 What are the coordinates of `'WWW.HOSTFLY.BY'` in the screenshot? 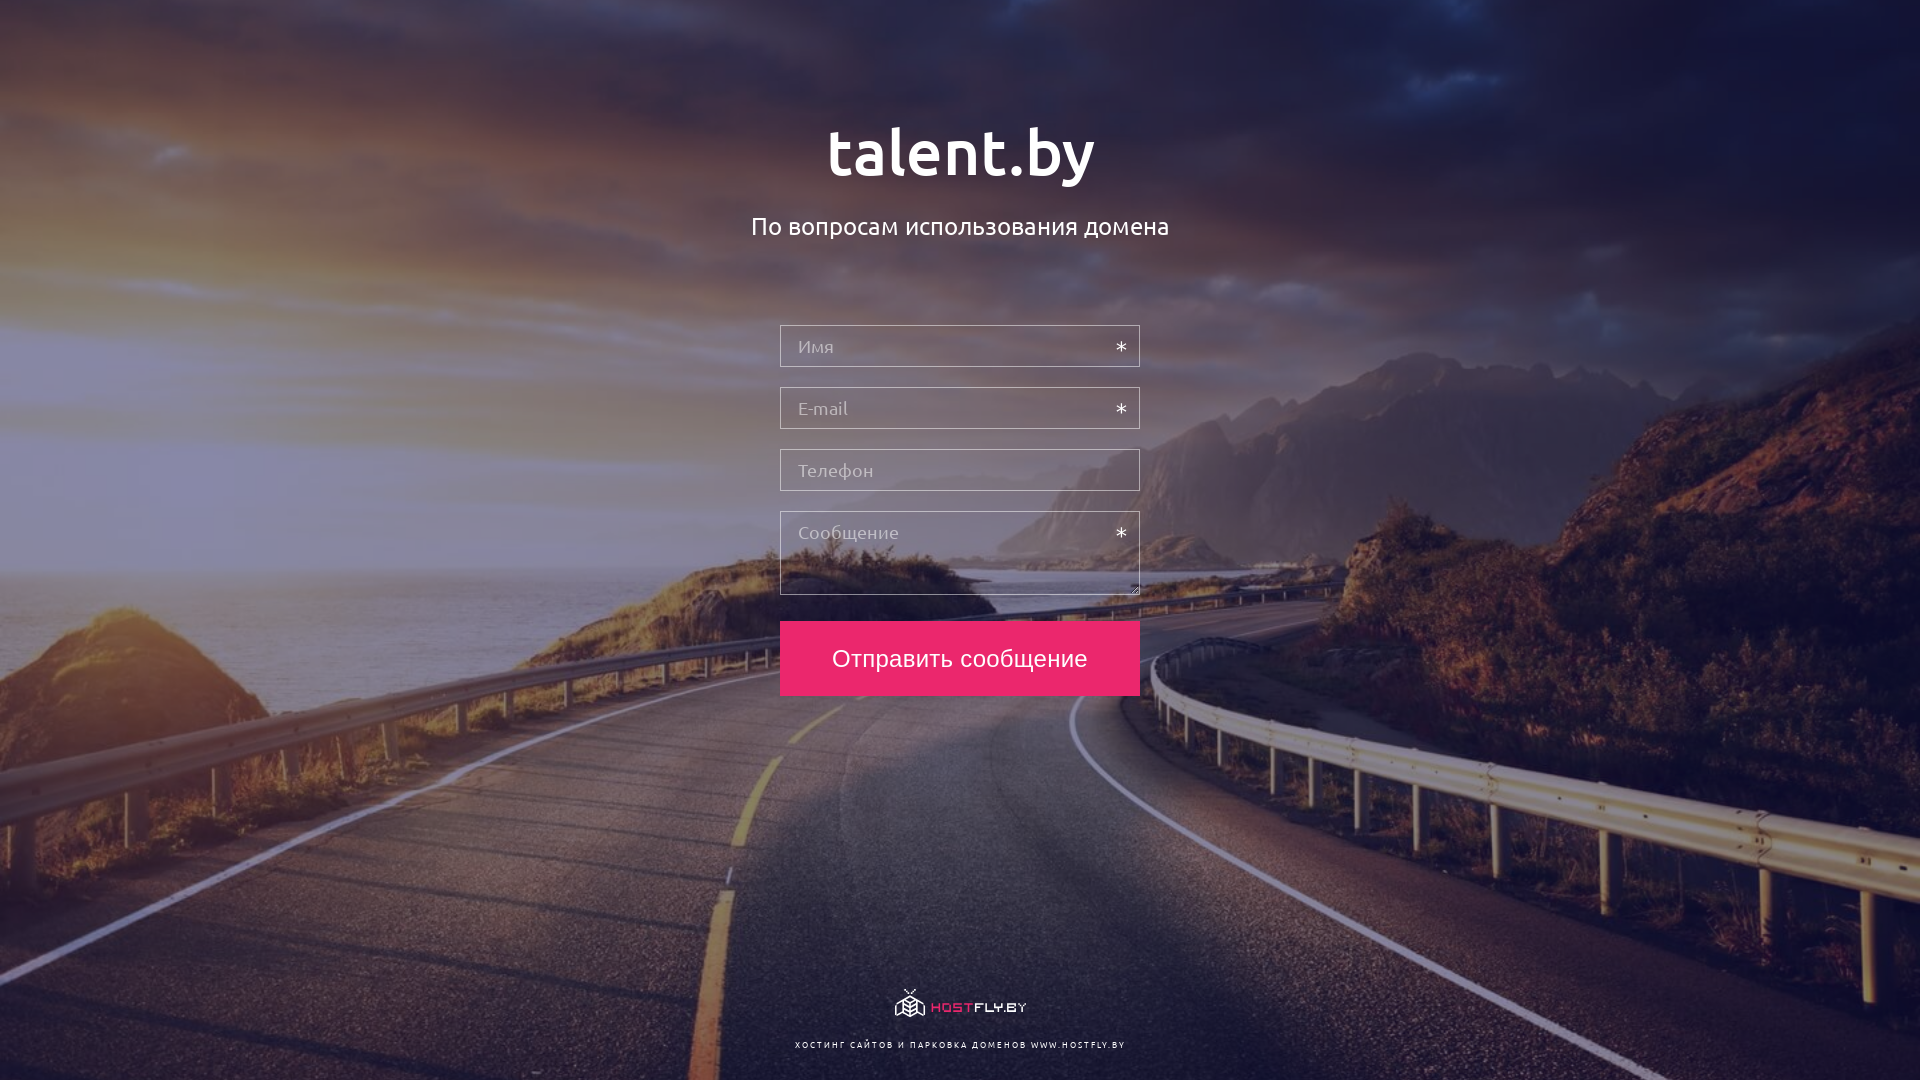 It's located at (1030, 1043).